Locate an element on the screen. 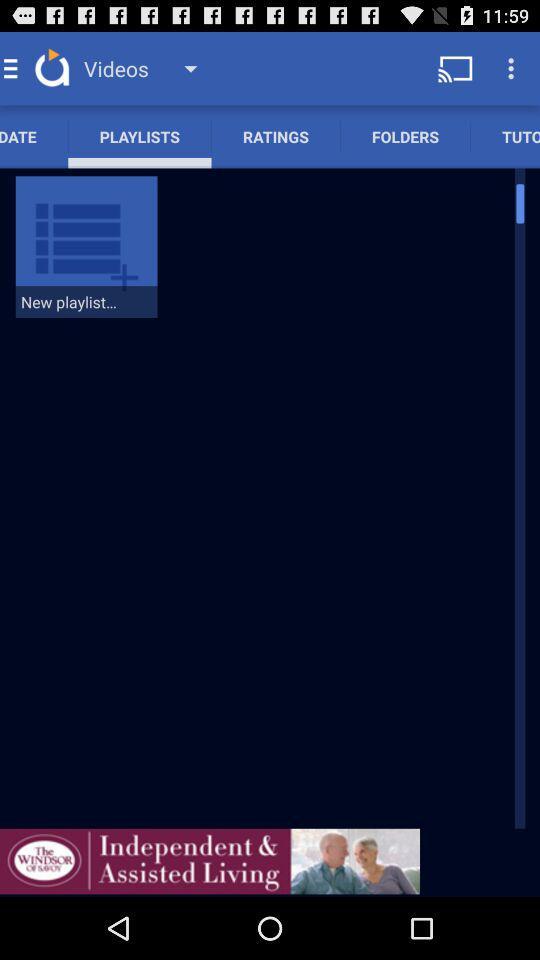 The height and width of the screenshot is (960, 540). the button which is at the top right corner of the page is located at coordinates (514, 68).